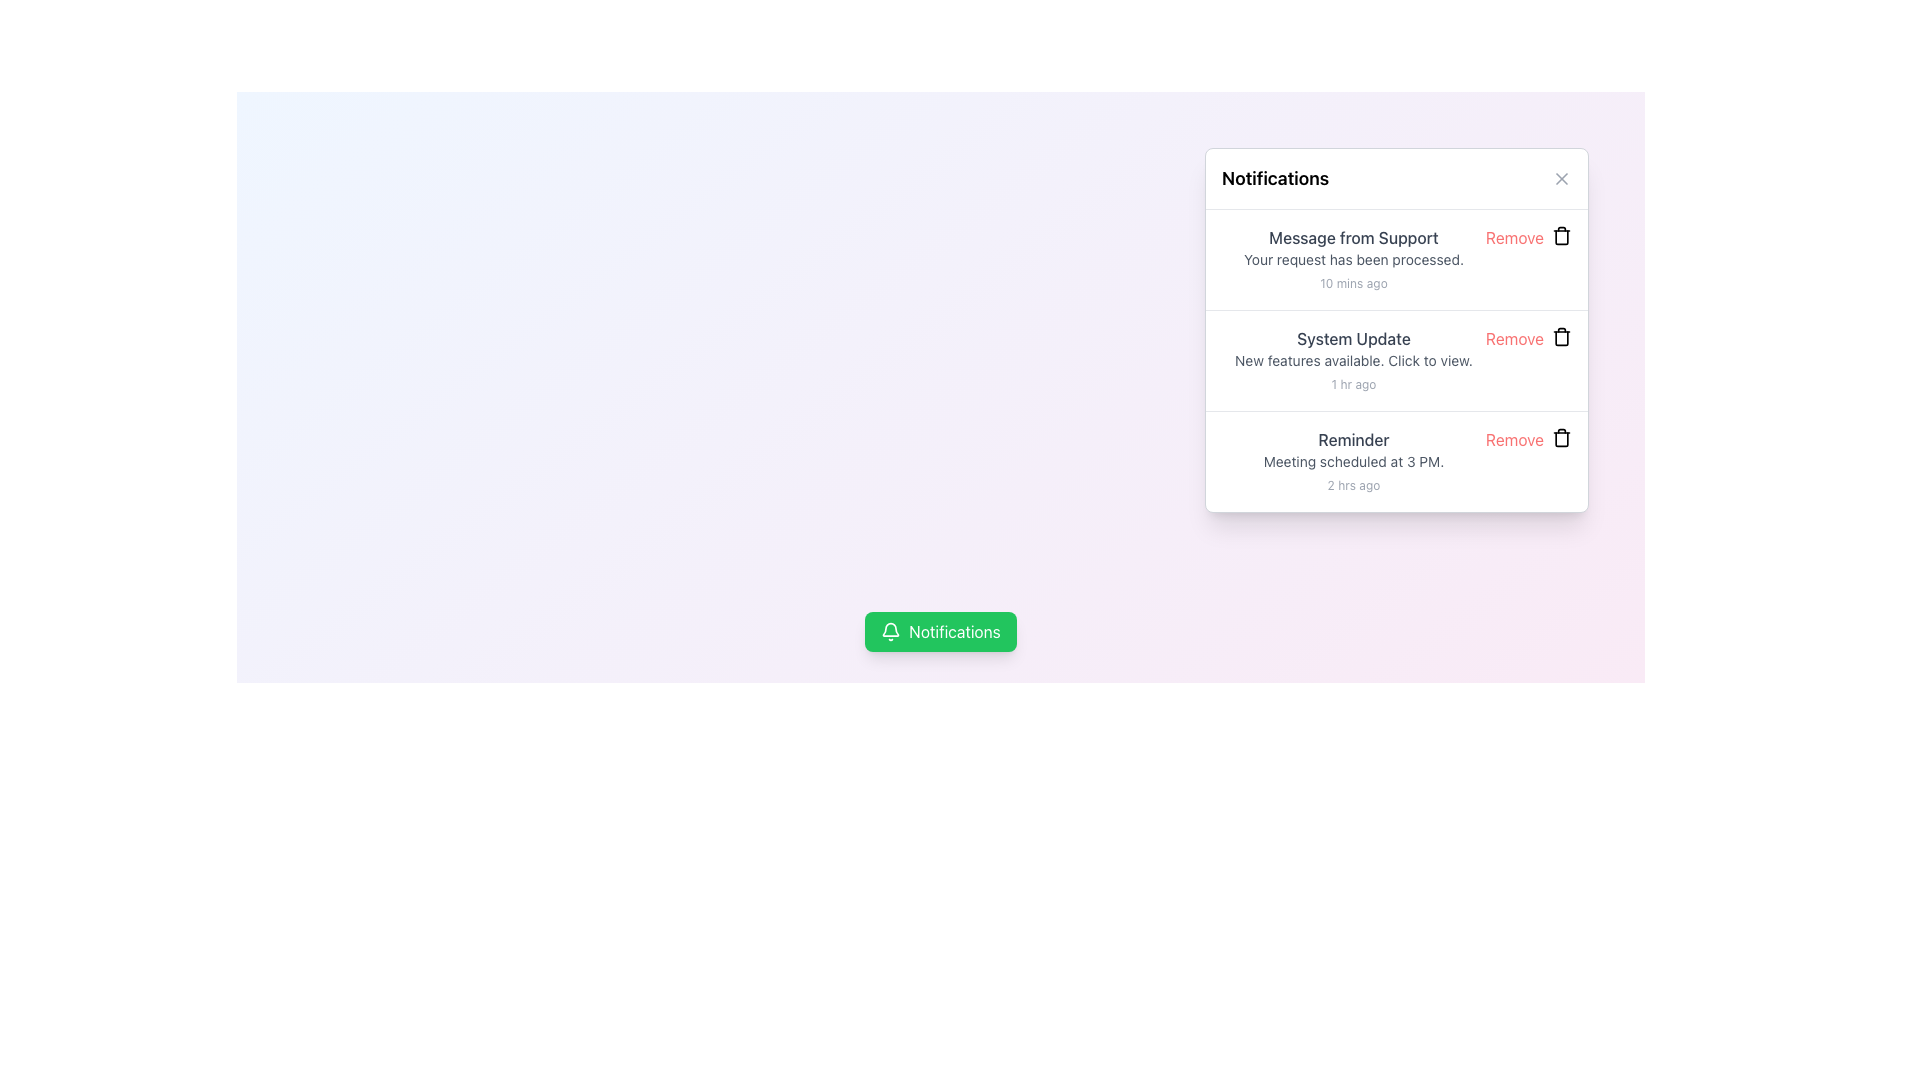 The image size is (1920, 1080). Describe the element at coordinates (1274, 177) in the screenshot. I see `keyboard navigation` at that location.